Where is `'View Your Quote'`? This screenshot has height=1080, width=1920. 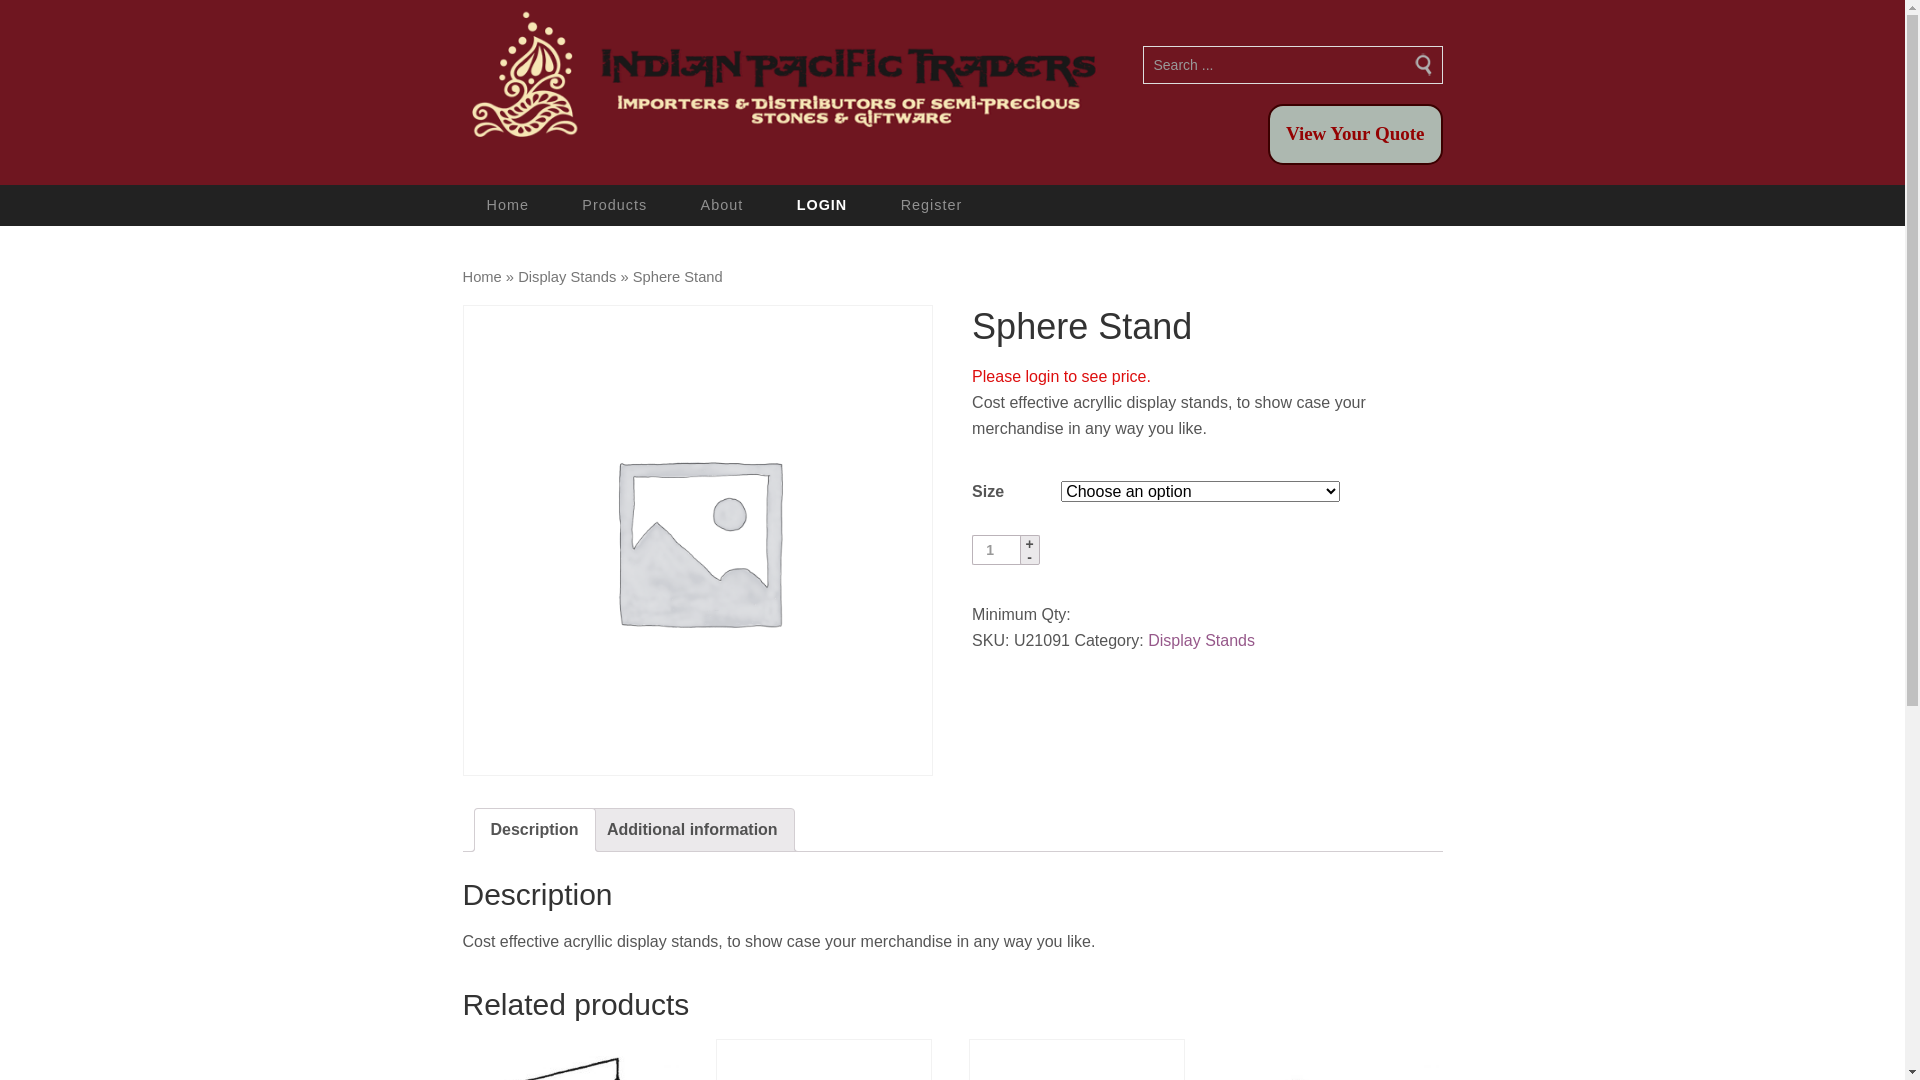 'View Your Quote' is located at coordinates (1355, 134).